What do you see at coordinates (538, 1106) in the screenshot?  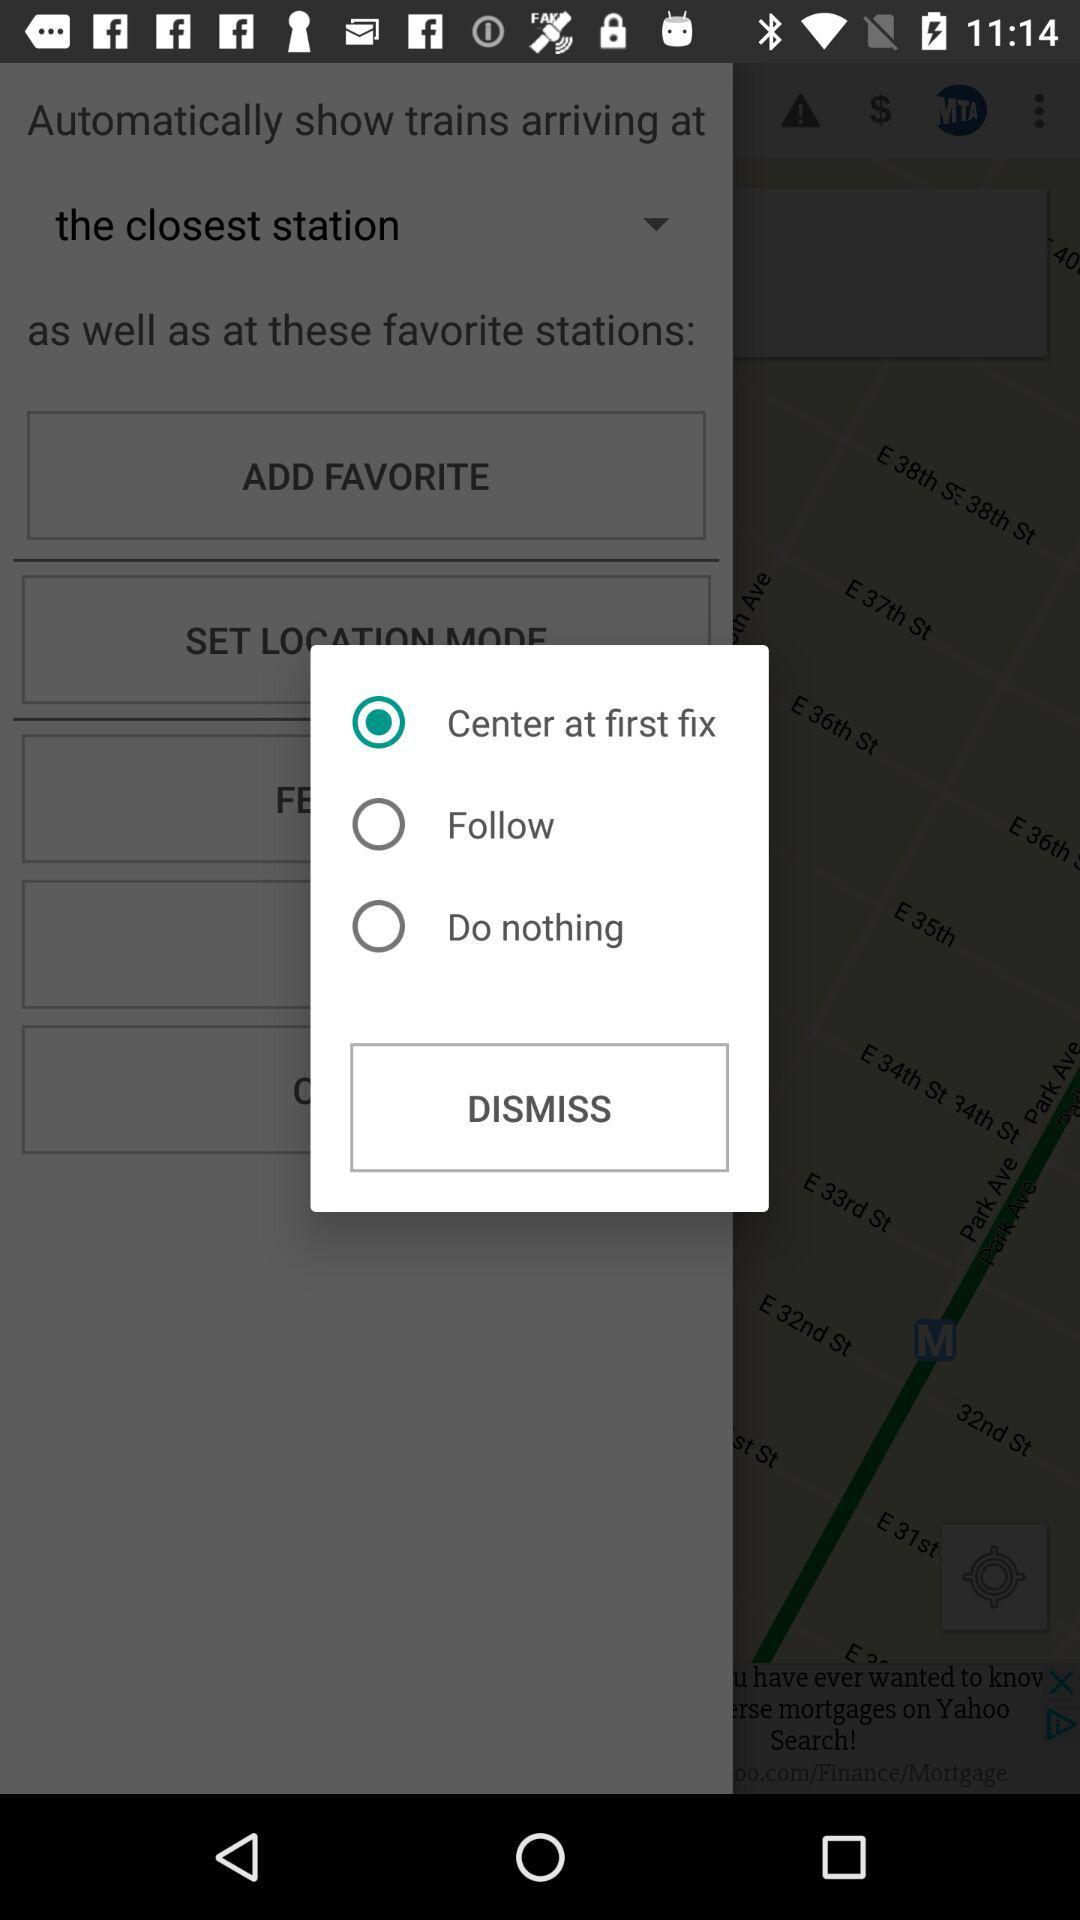 I see `the dismiss button` at bounding box center [538, 1106].